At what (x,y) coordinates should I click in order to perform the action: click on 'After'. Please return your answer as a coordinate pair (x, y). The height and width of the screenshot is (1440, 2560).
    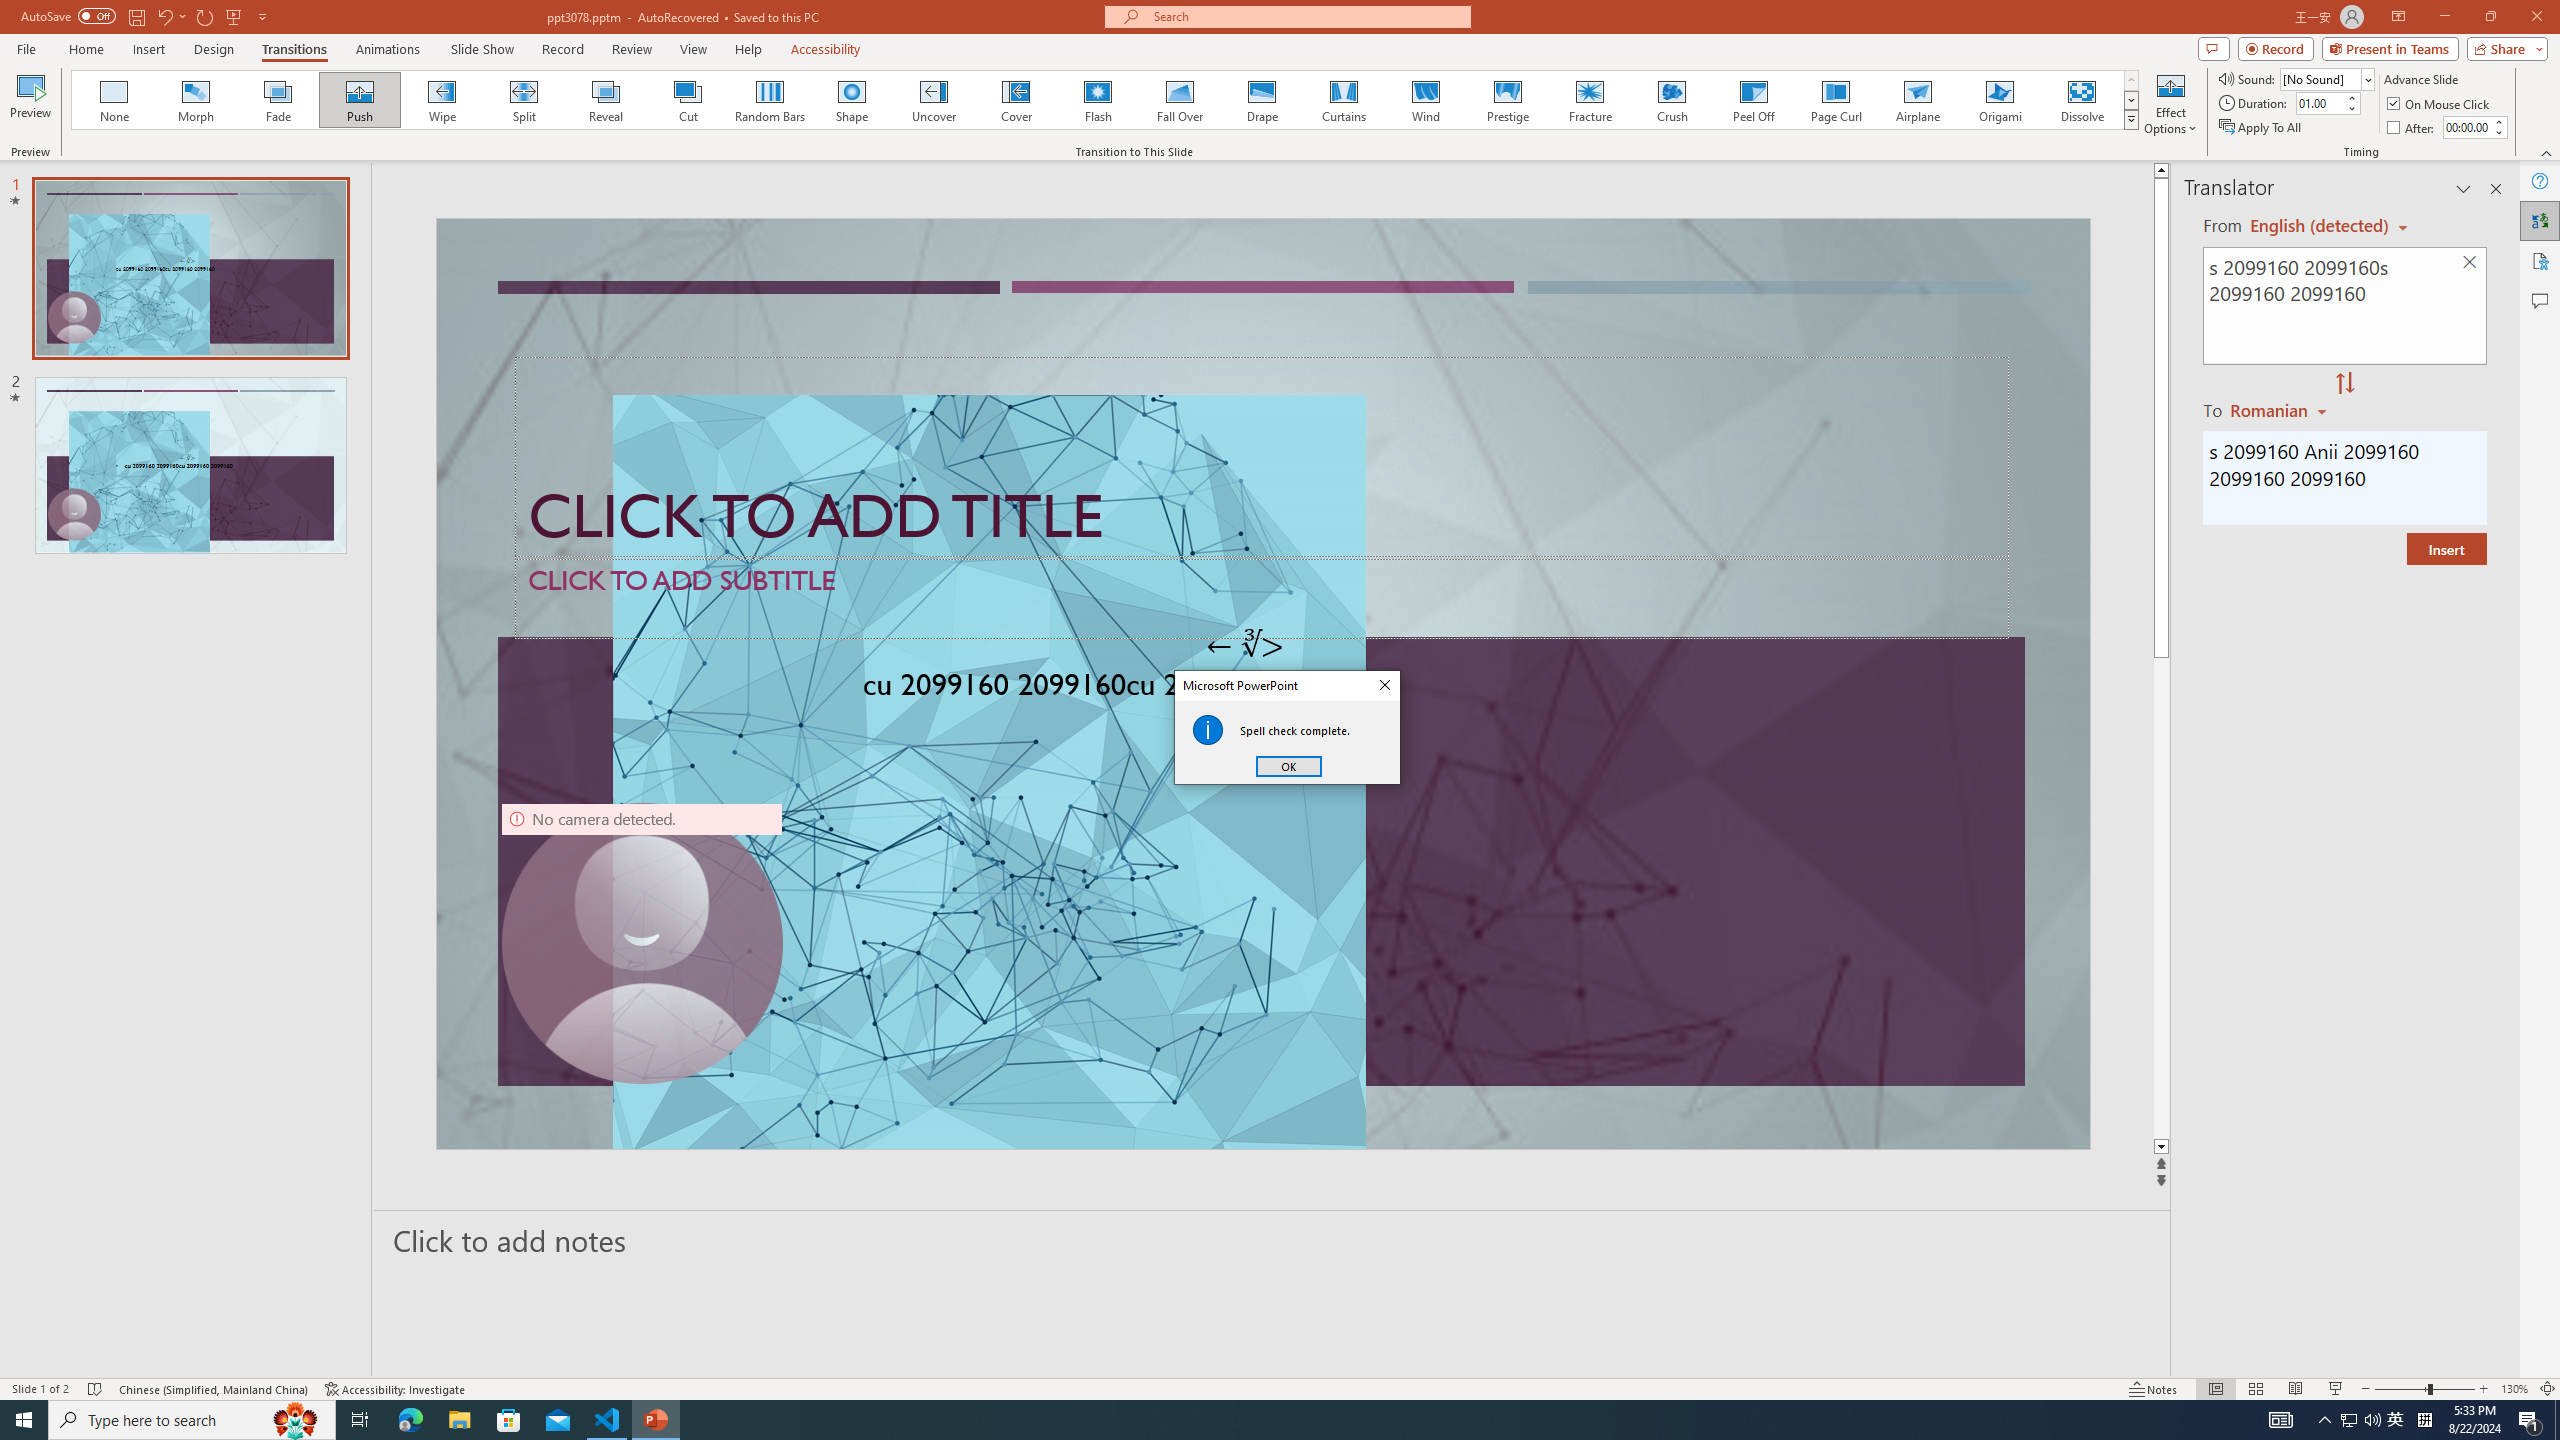
    Looking at the image, I should click on (2412, 127).